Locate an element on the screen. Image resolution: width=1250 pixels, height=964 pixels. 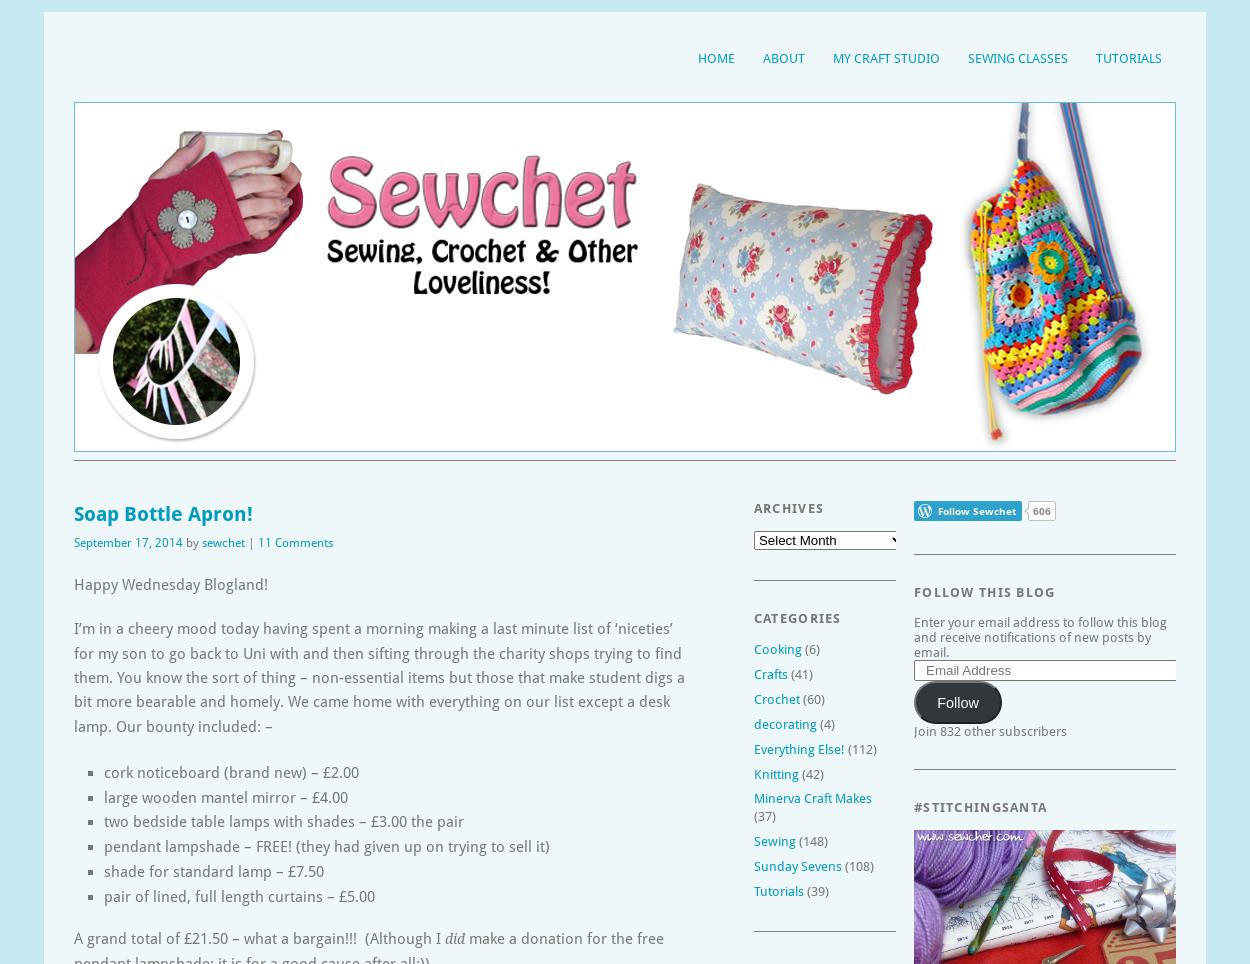
'(6)' is located at coordinates (810, 648).